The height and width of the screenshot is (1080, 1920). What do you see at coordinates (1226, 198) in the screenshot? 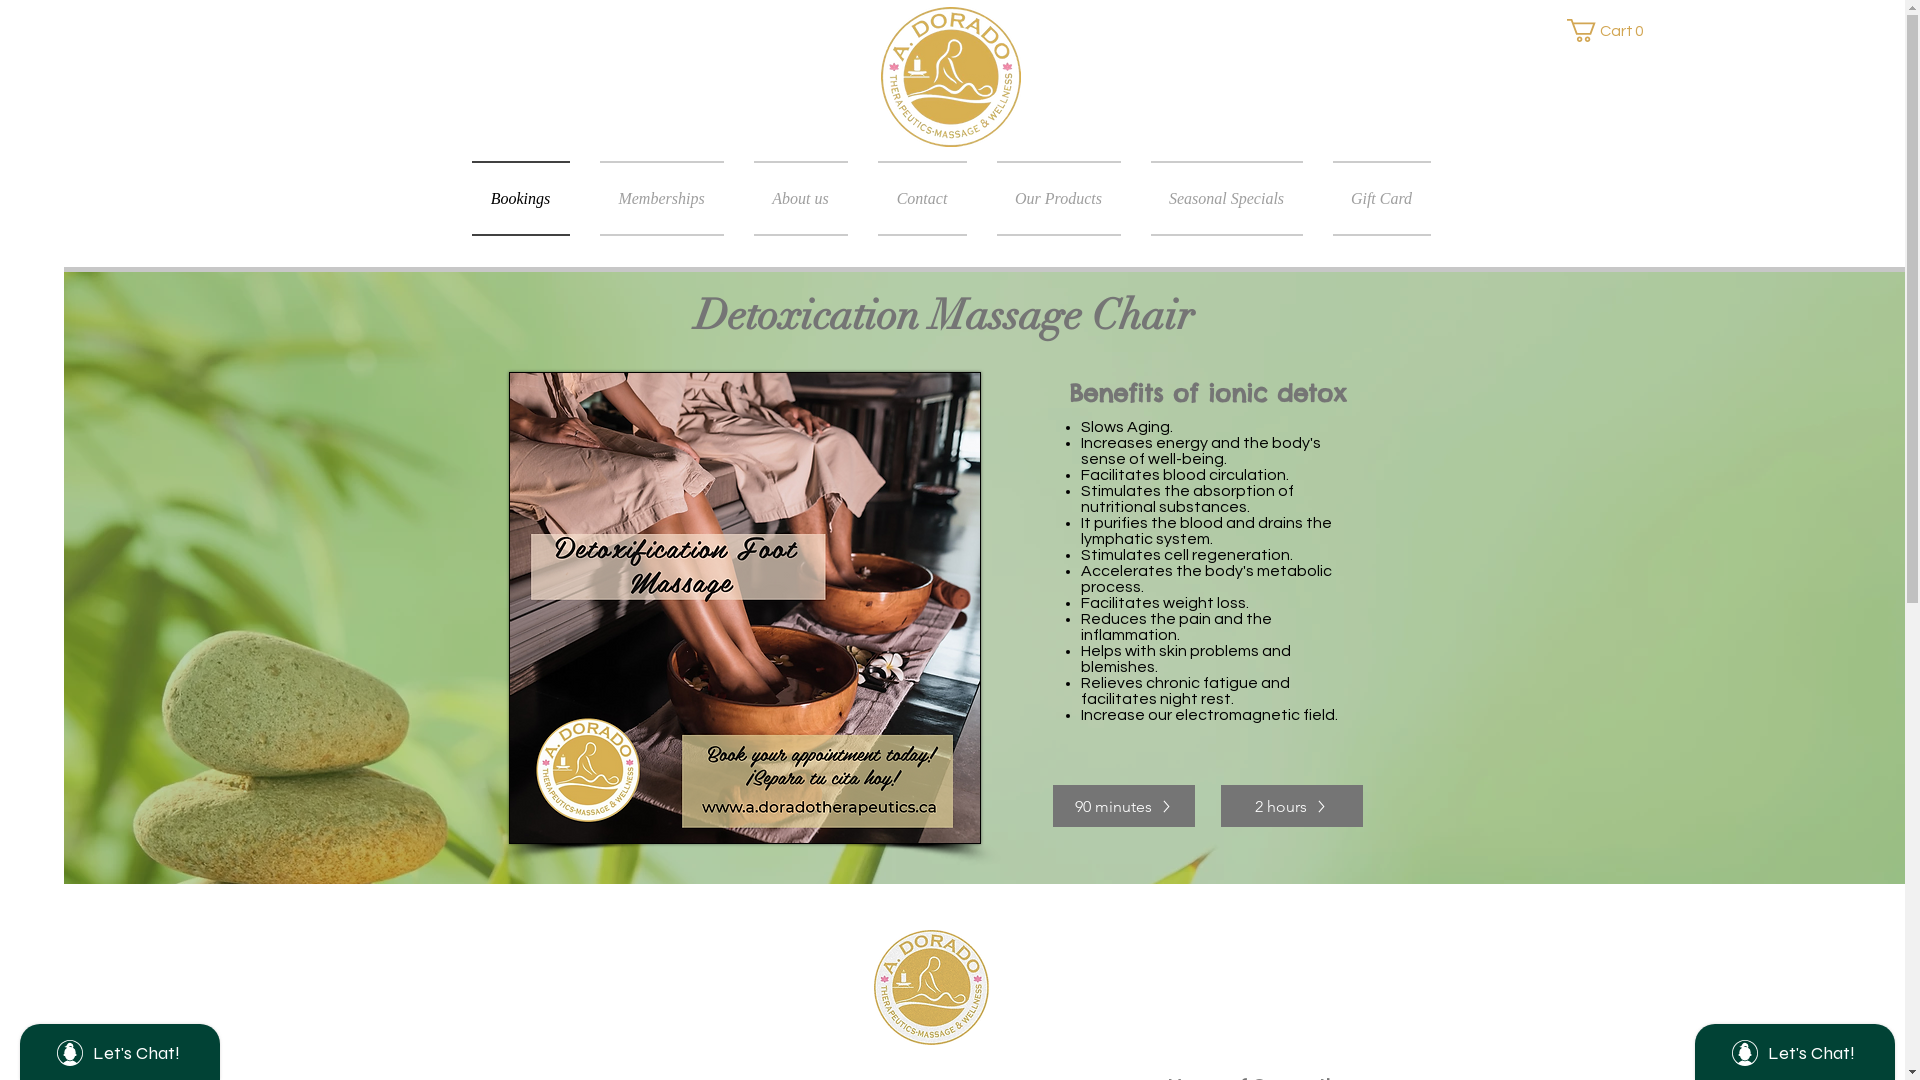
I see `'Seasonal Specials'` at bounding box center [1226, 198].